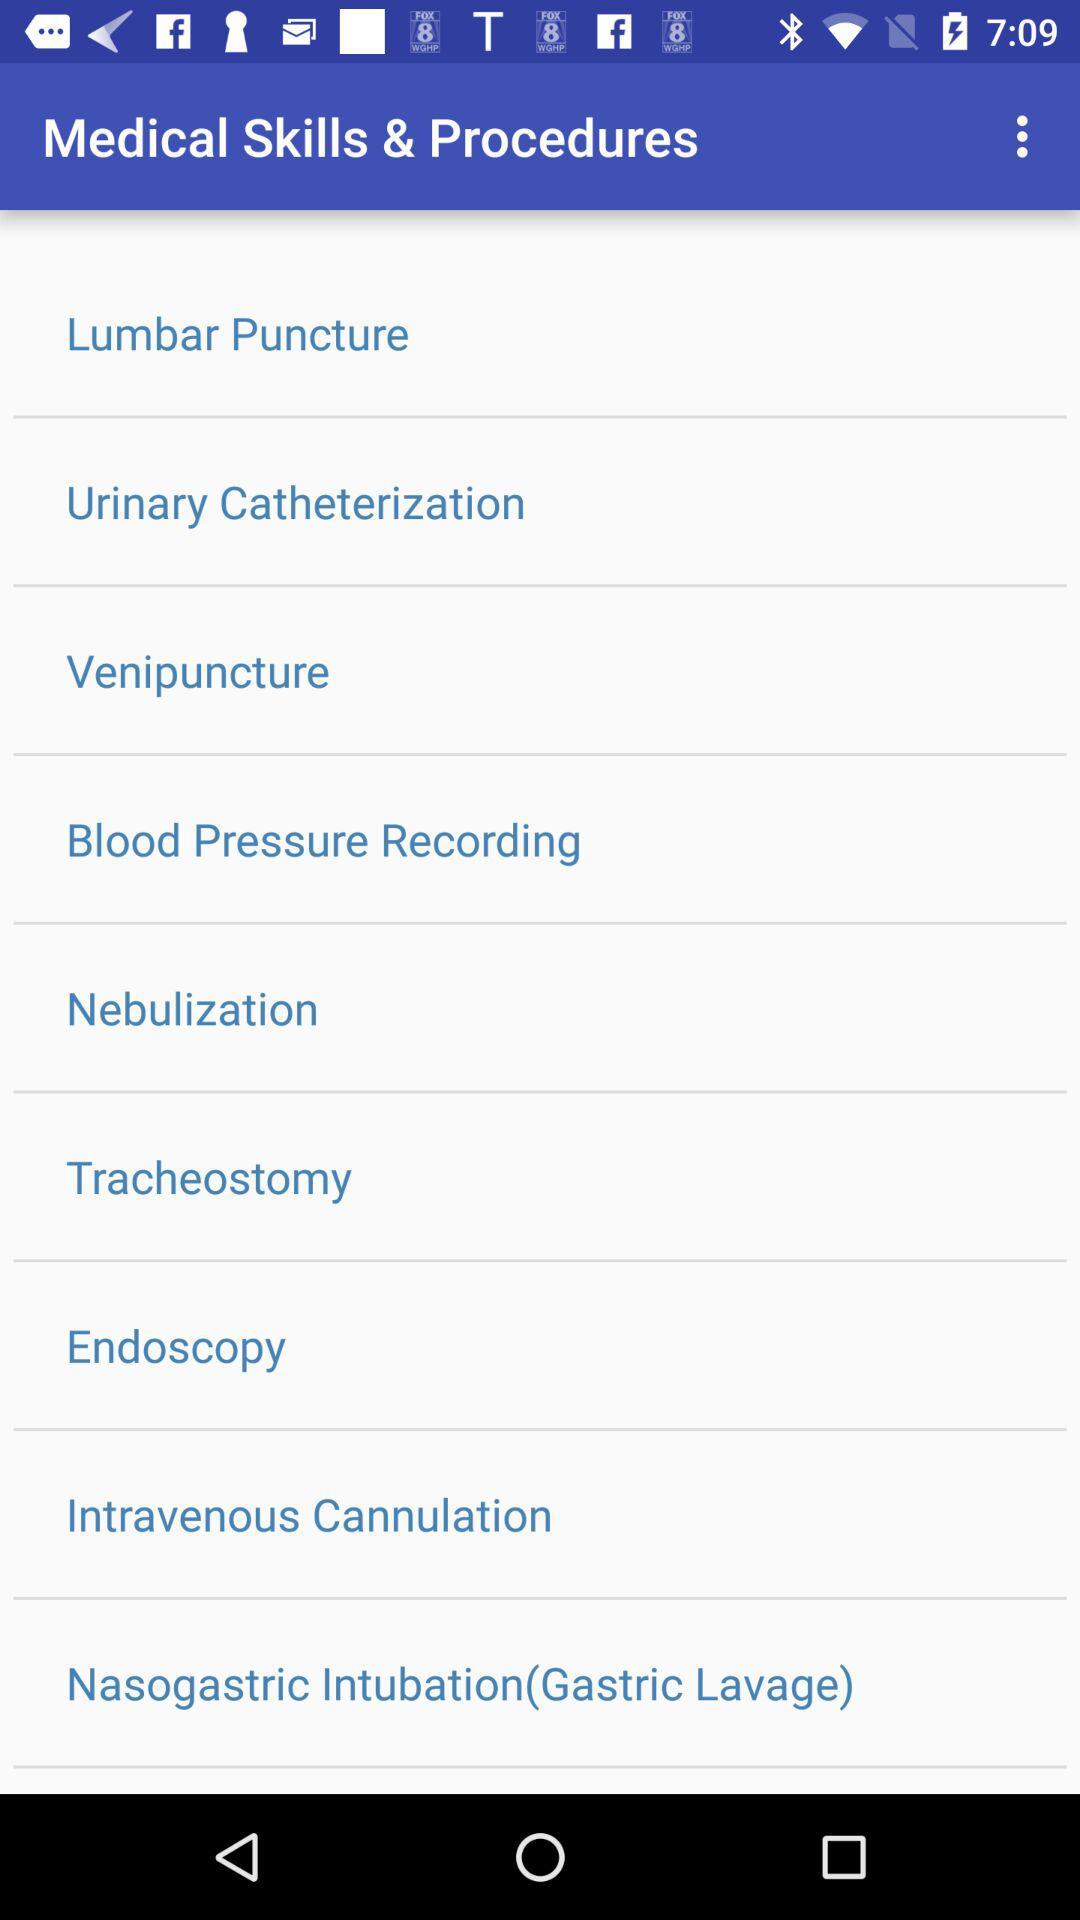 The image size is (1080, 1920). Describe the element at coordinates (540, 1007) in the screenshot. I see `nebulization icon` at that location.